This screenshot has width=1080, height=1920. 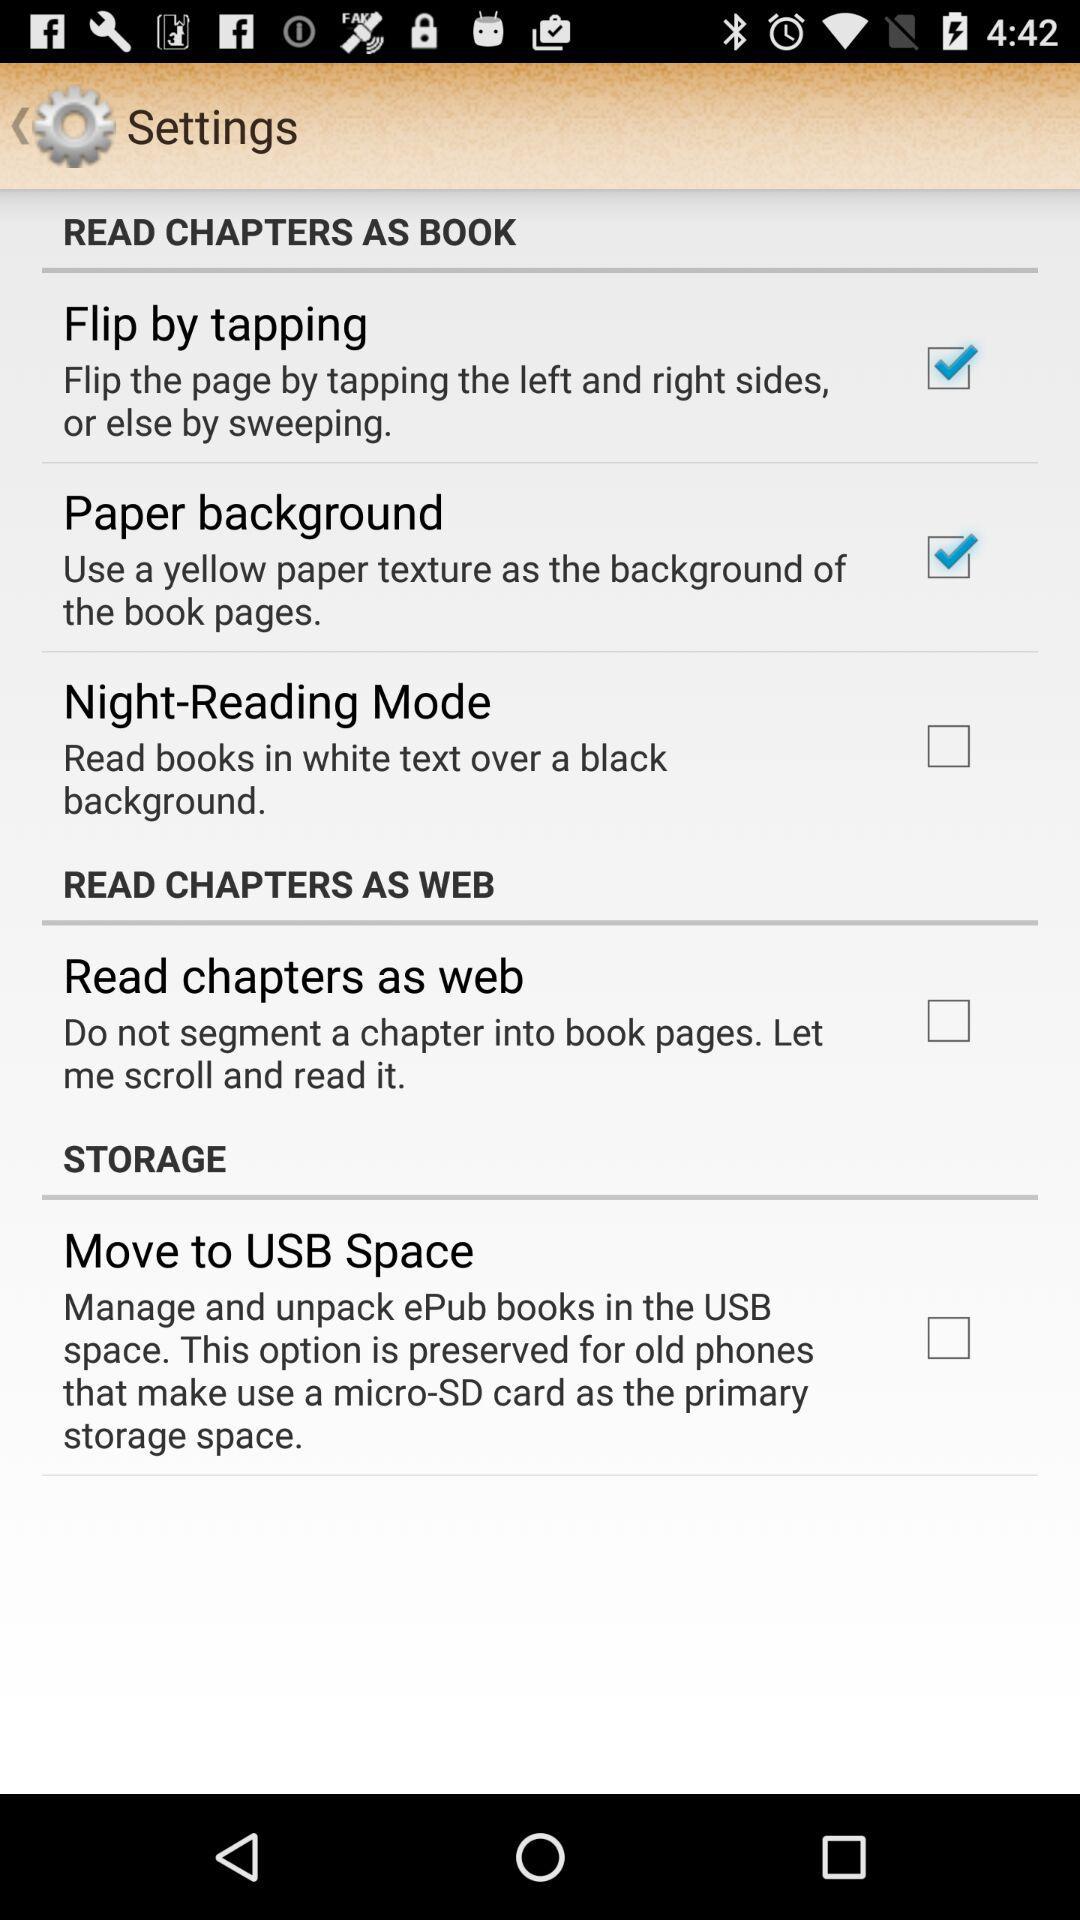 What do you see at coordinates (463, 400) in the screenshot?
I see `flip the page item` at bounding box center [463, 400].